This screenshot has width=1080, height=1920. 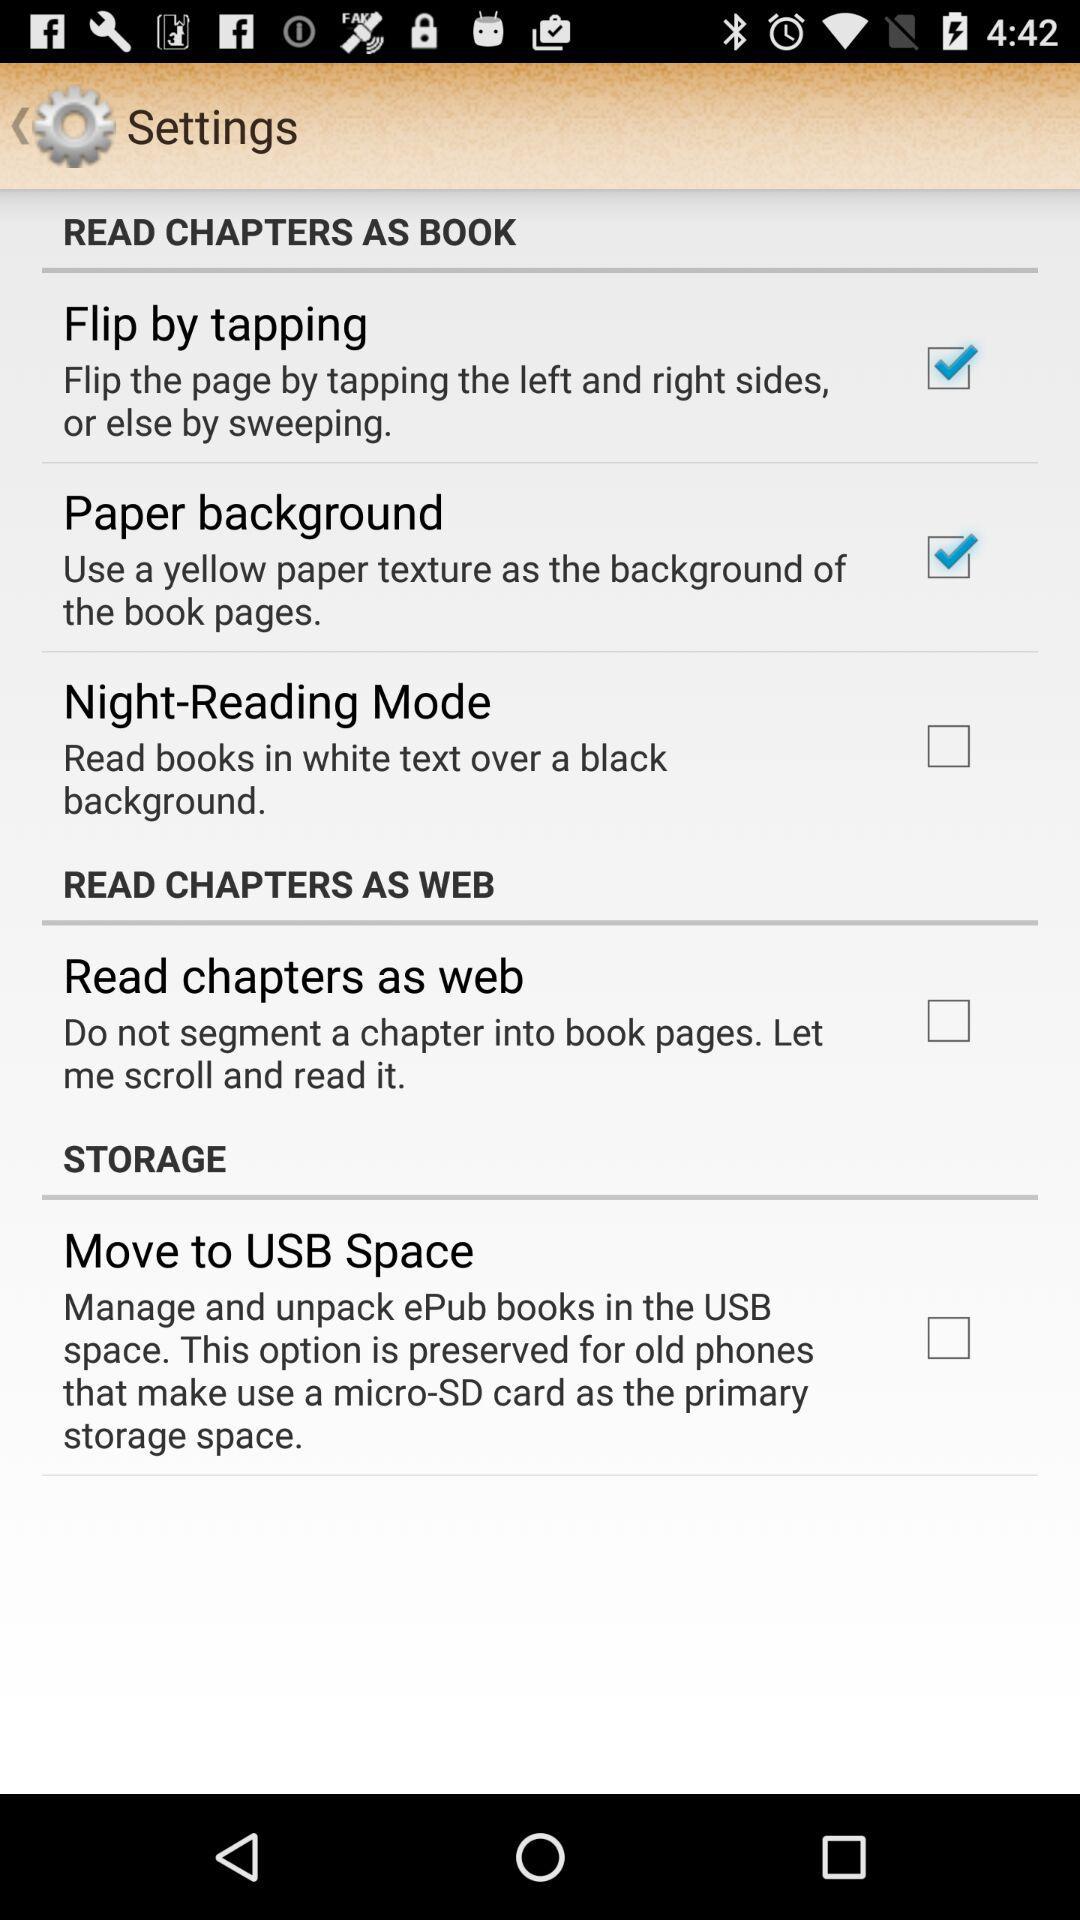 What do you see at coordinates (463, 400) in the screenshot?
I see `flip the page item` at bounding box center [463, 400].